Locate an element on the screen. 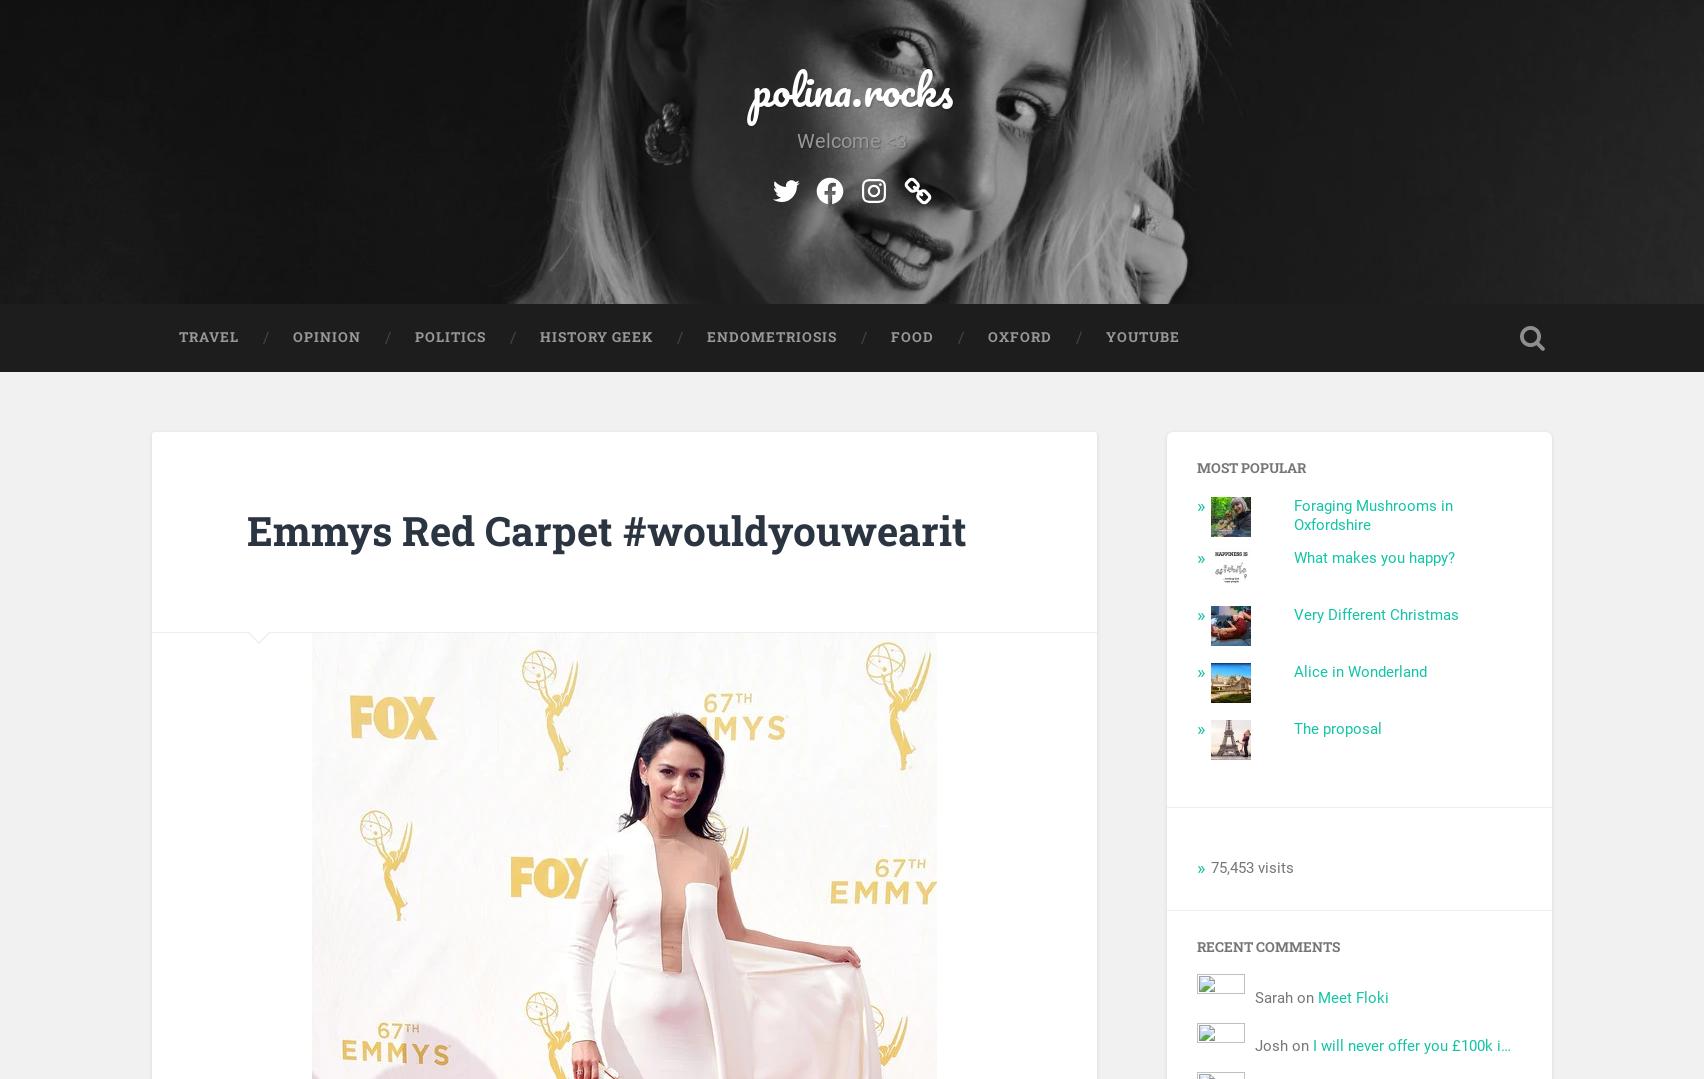  'The proposal' is located at coordinates (1336, 727).